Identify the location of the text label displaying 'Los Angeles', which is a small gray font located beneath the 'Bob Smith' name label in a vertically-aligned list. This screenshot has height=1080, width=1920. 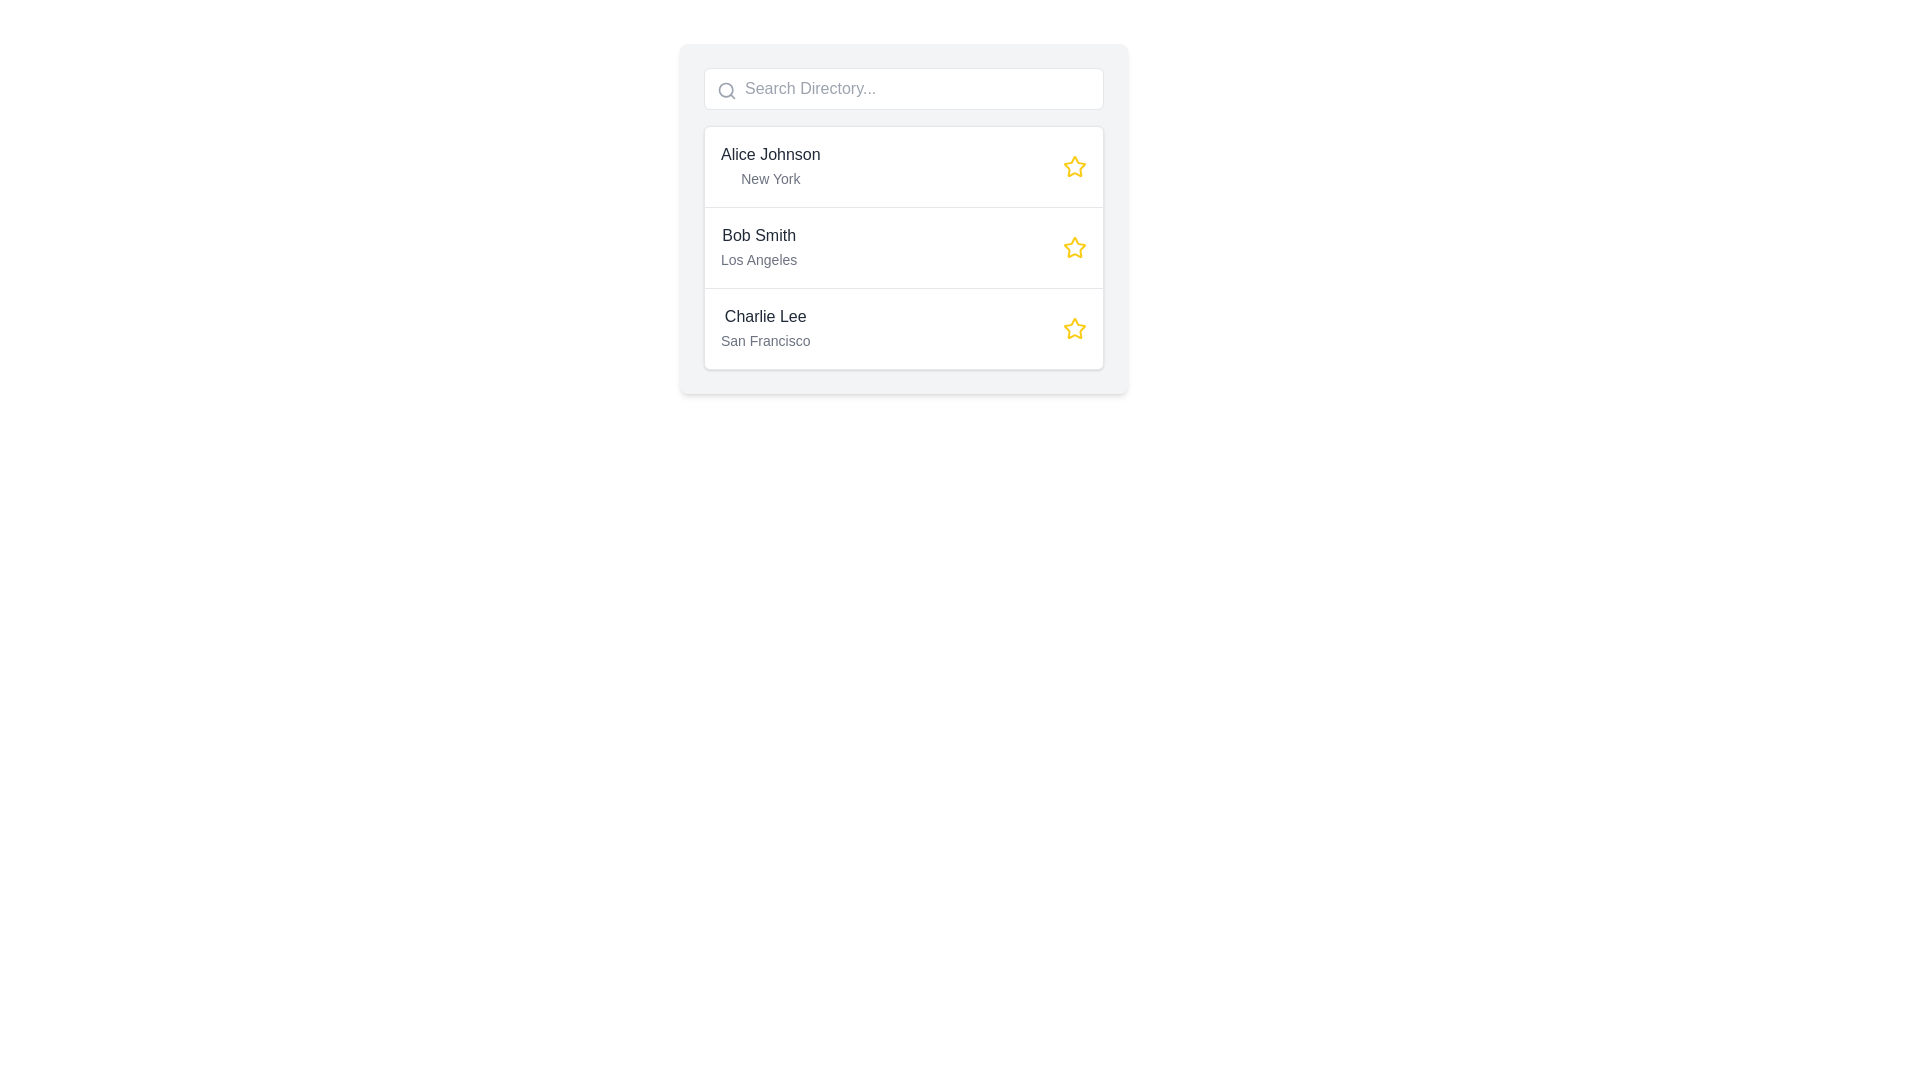
(758, 258).